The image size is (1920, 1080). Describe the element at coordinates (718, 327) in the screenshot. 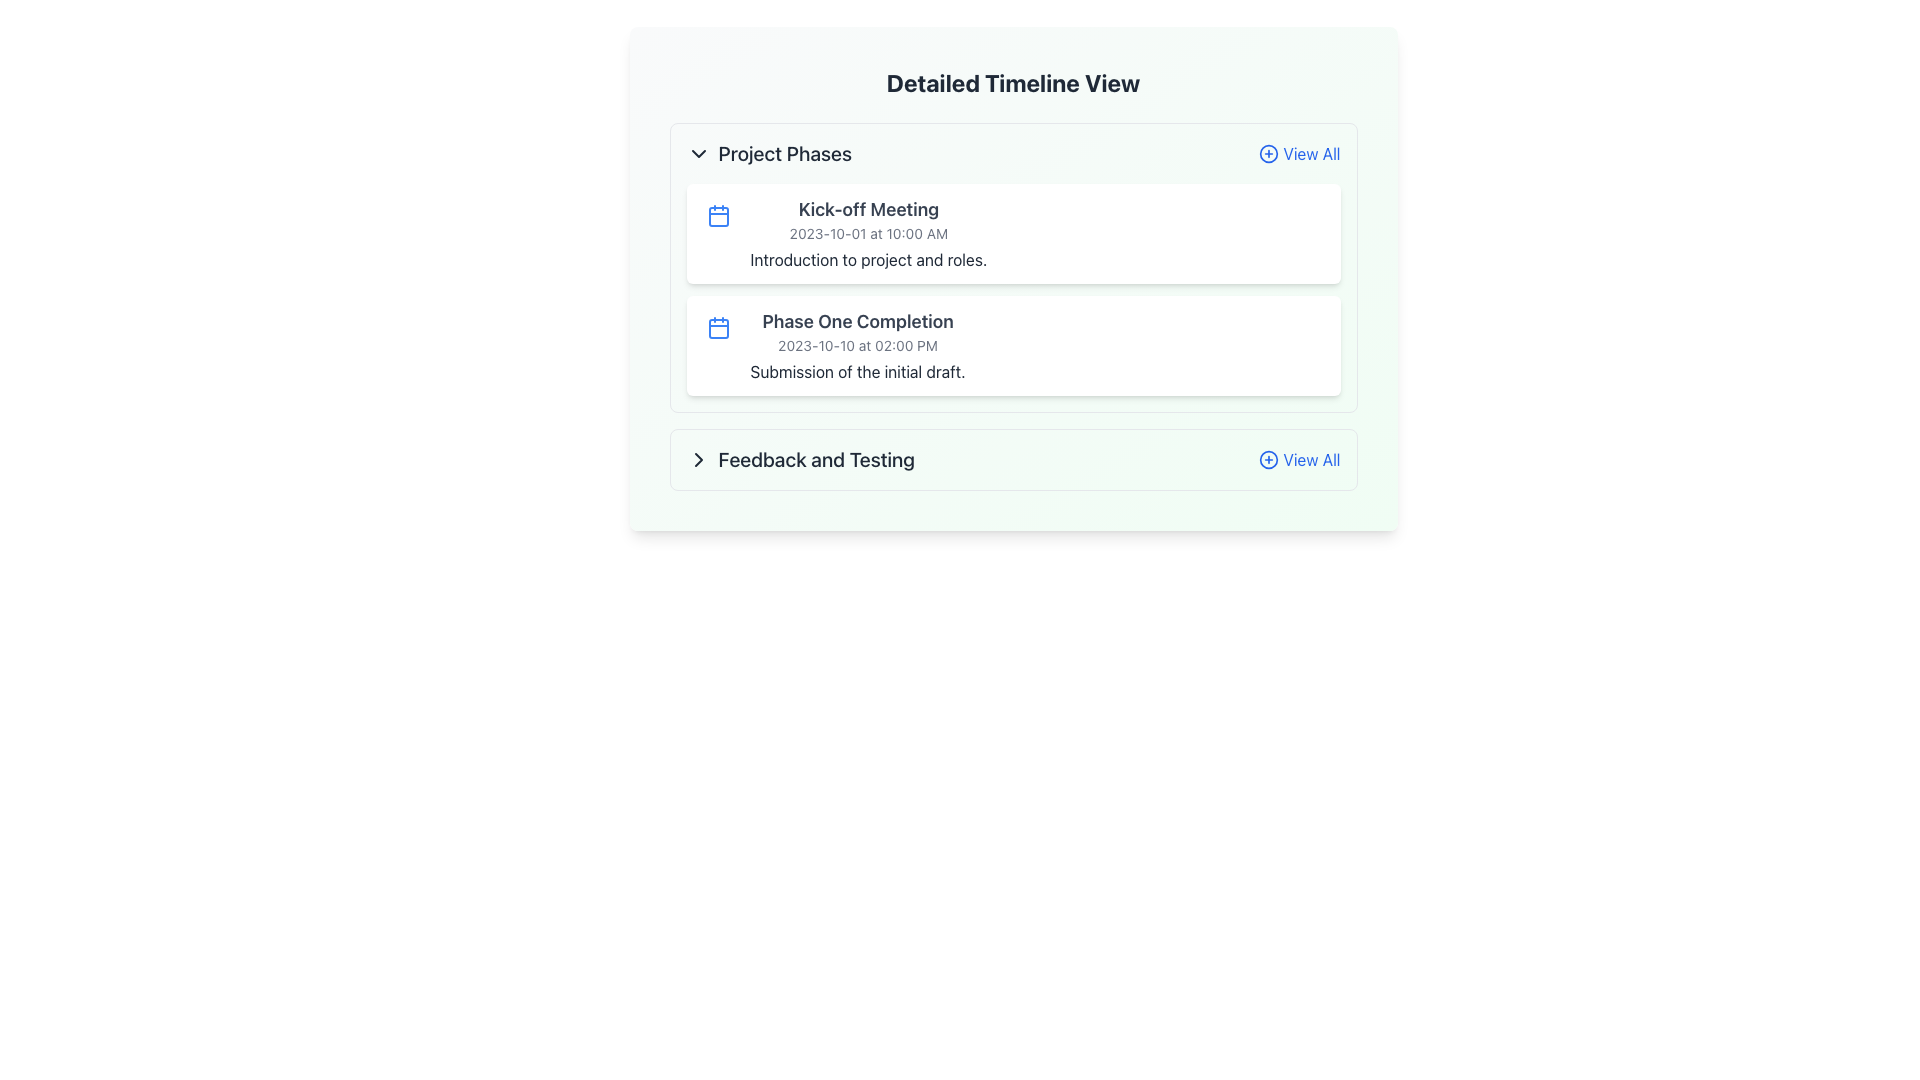

I see `the decorative graphical element of the calendar icon located within the second event card of the Project Phases section, next to the event title 'Phase One Completion.'` at that location.